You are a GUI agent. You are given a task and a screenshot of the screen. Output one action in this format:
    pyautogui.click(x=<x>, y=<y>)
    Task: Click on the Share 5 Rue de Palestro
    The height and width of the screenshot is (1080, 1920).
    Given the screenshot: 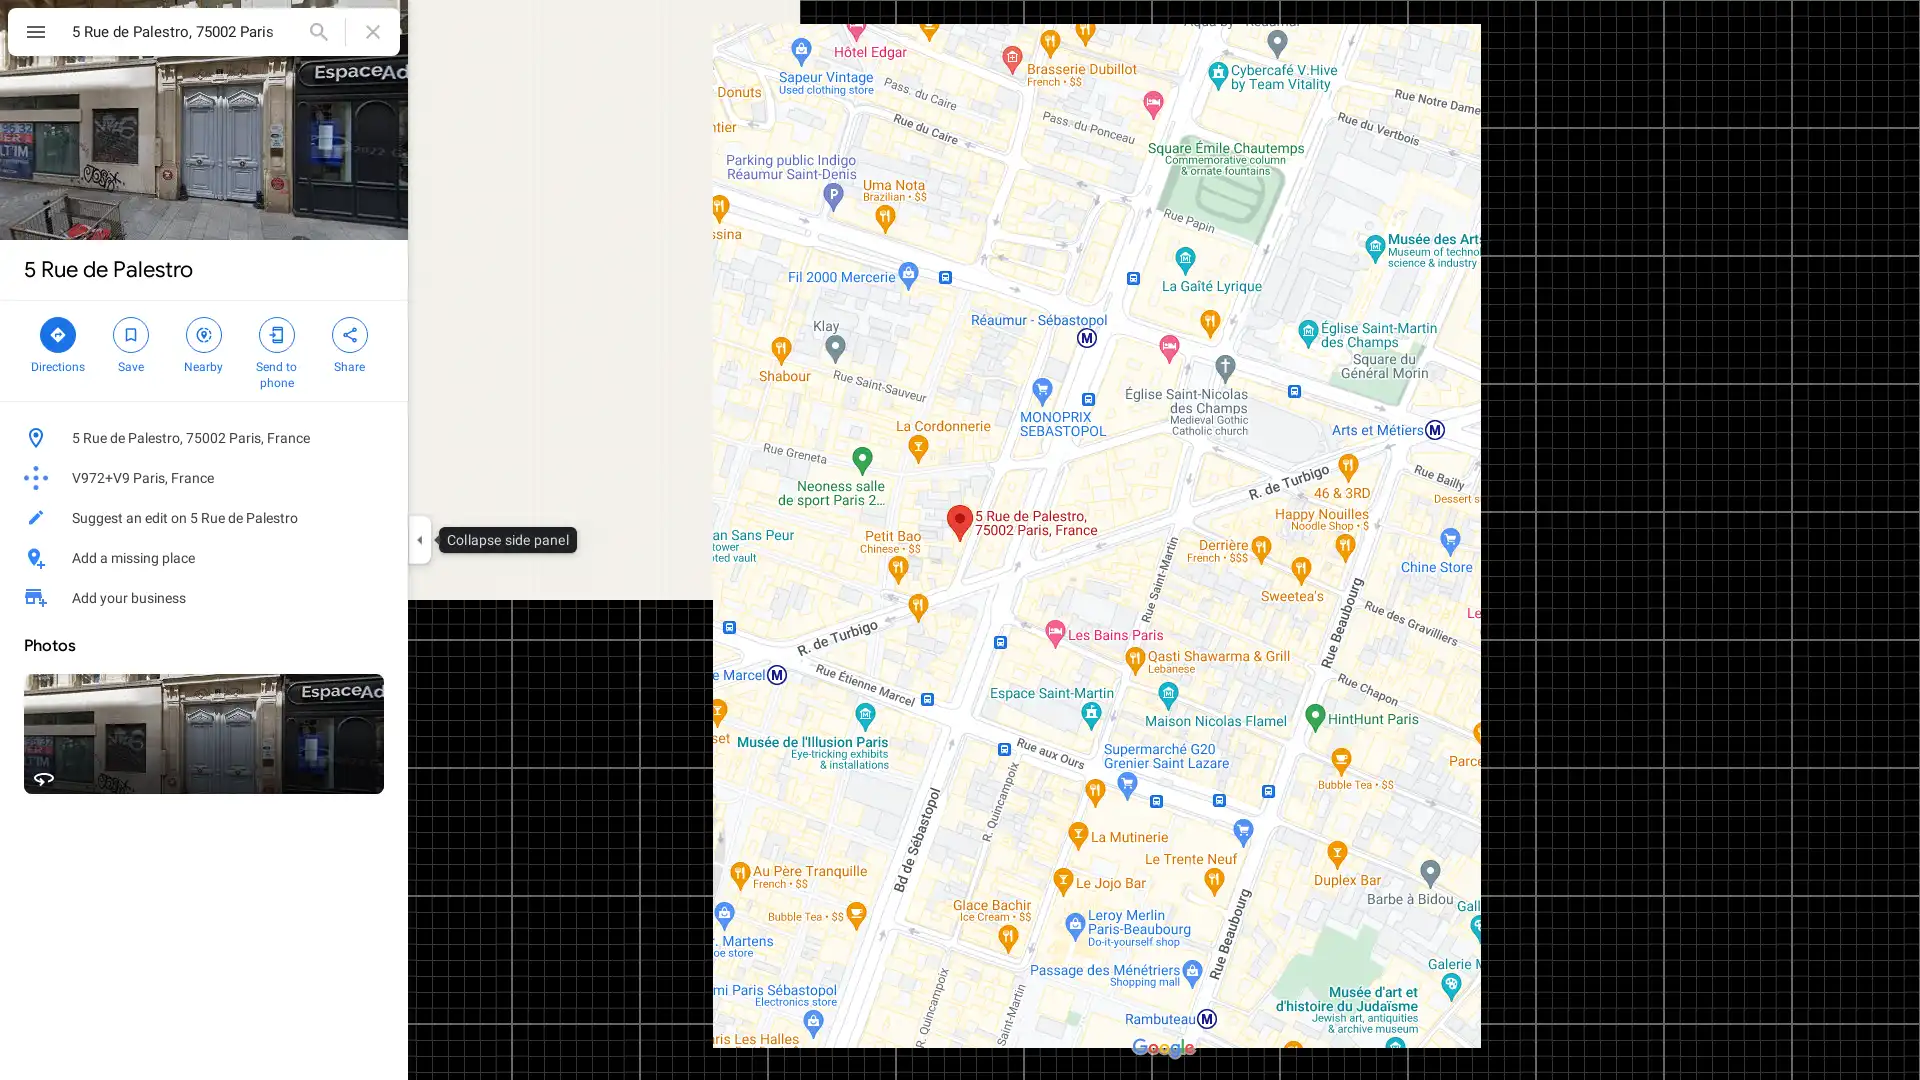 What is the action you would take?
    pyautogui.click(x=349, y=342)
    